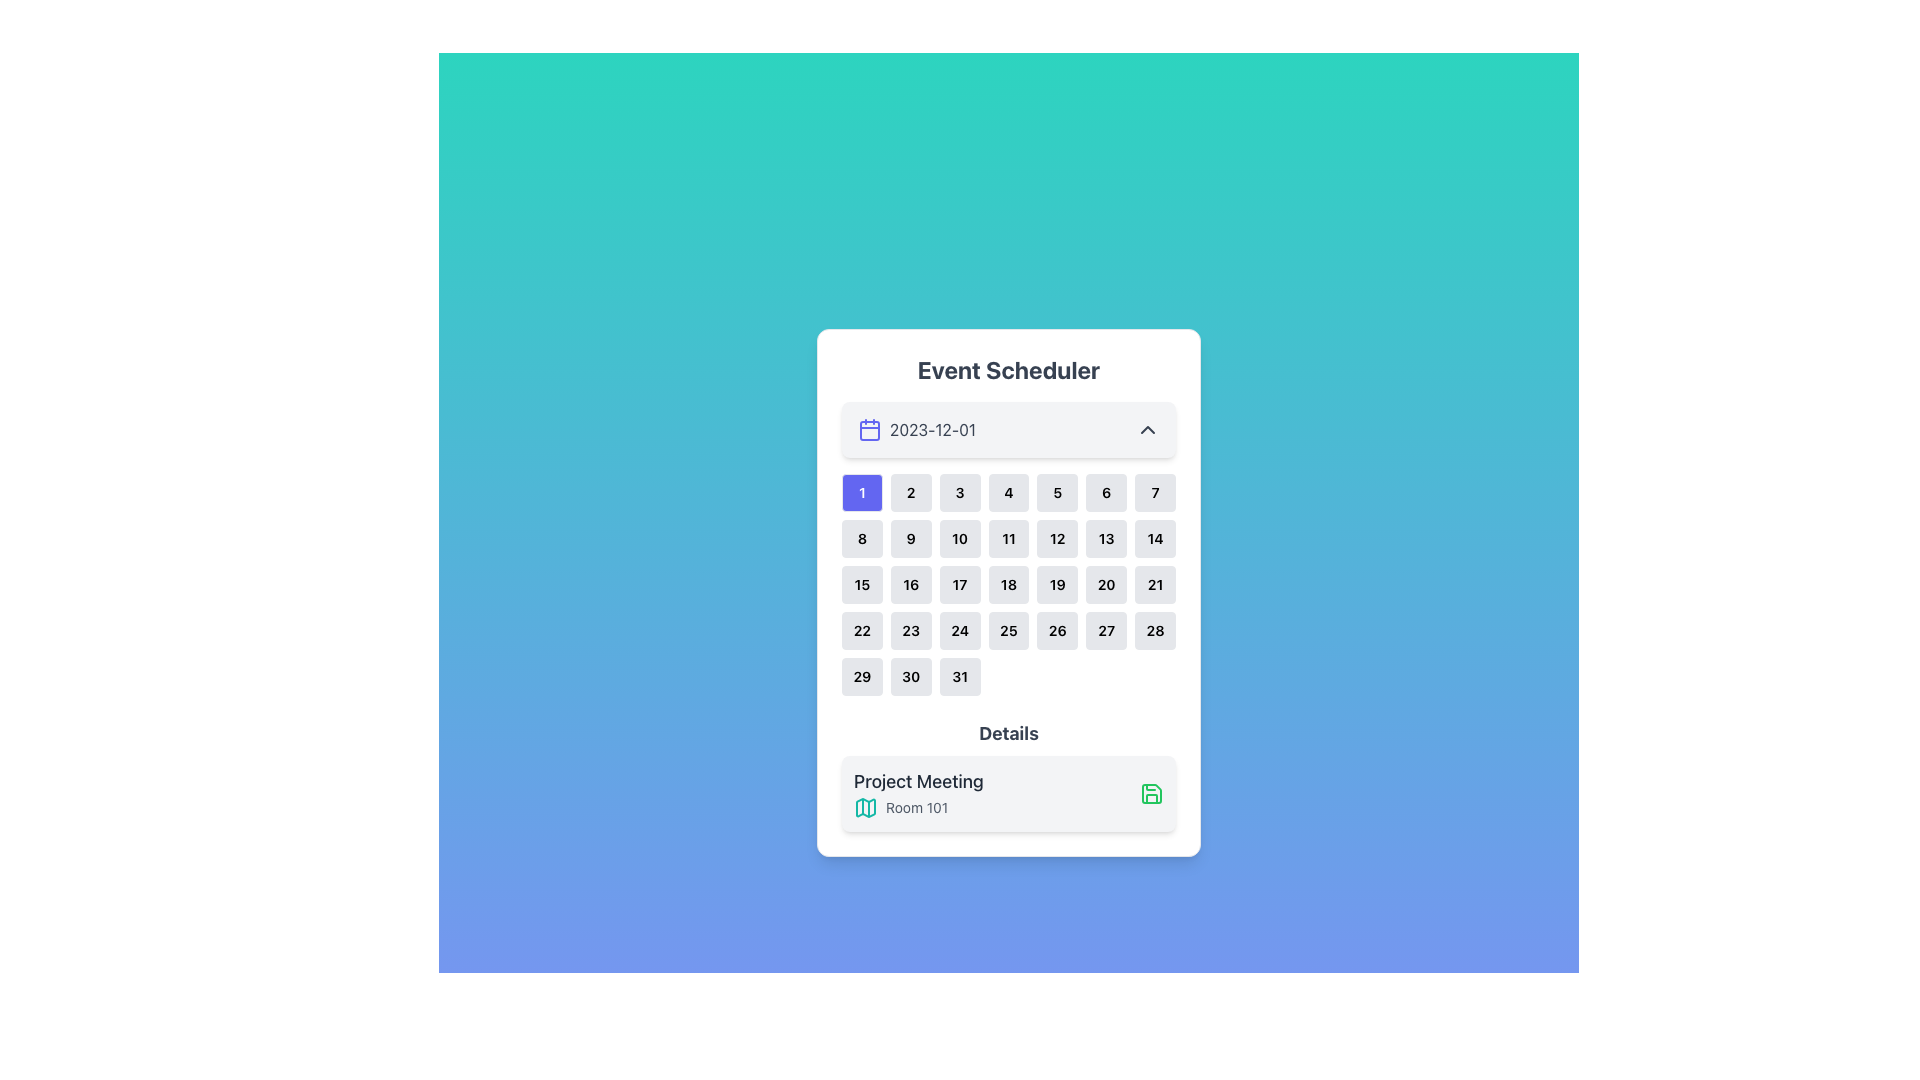 The height and width of the screenshot is (1080, 1920). Describe the element at coordinates (869, 430) in the screenshot. I see `the indigo square with rounded corners representing the background of the calendar icon located near the top-left of the SVG graphic` at that location.